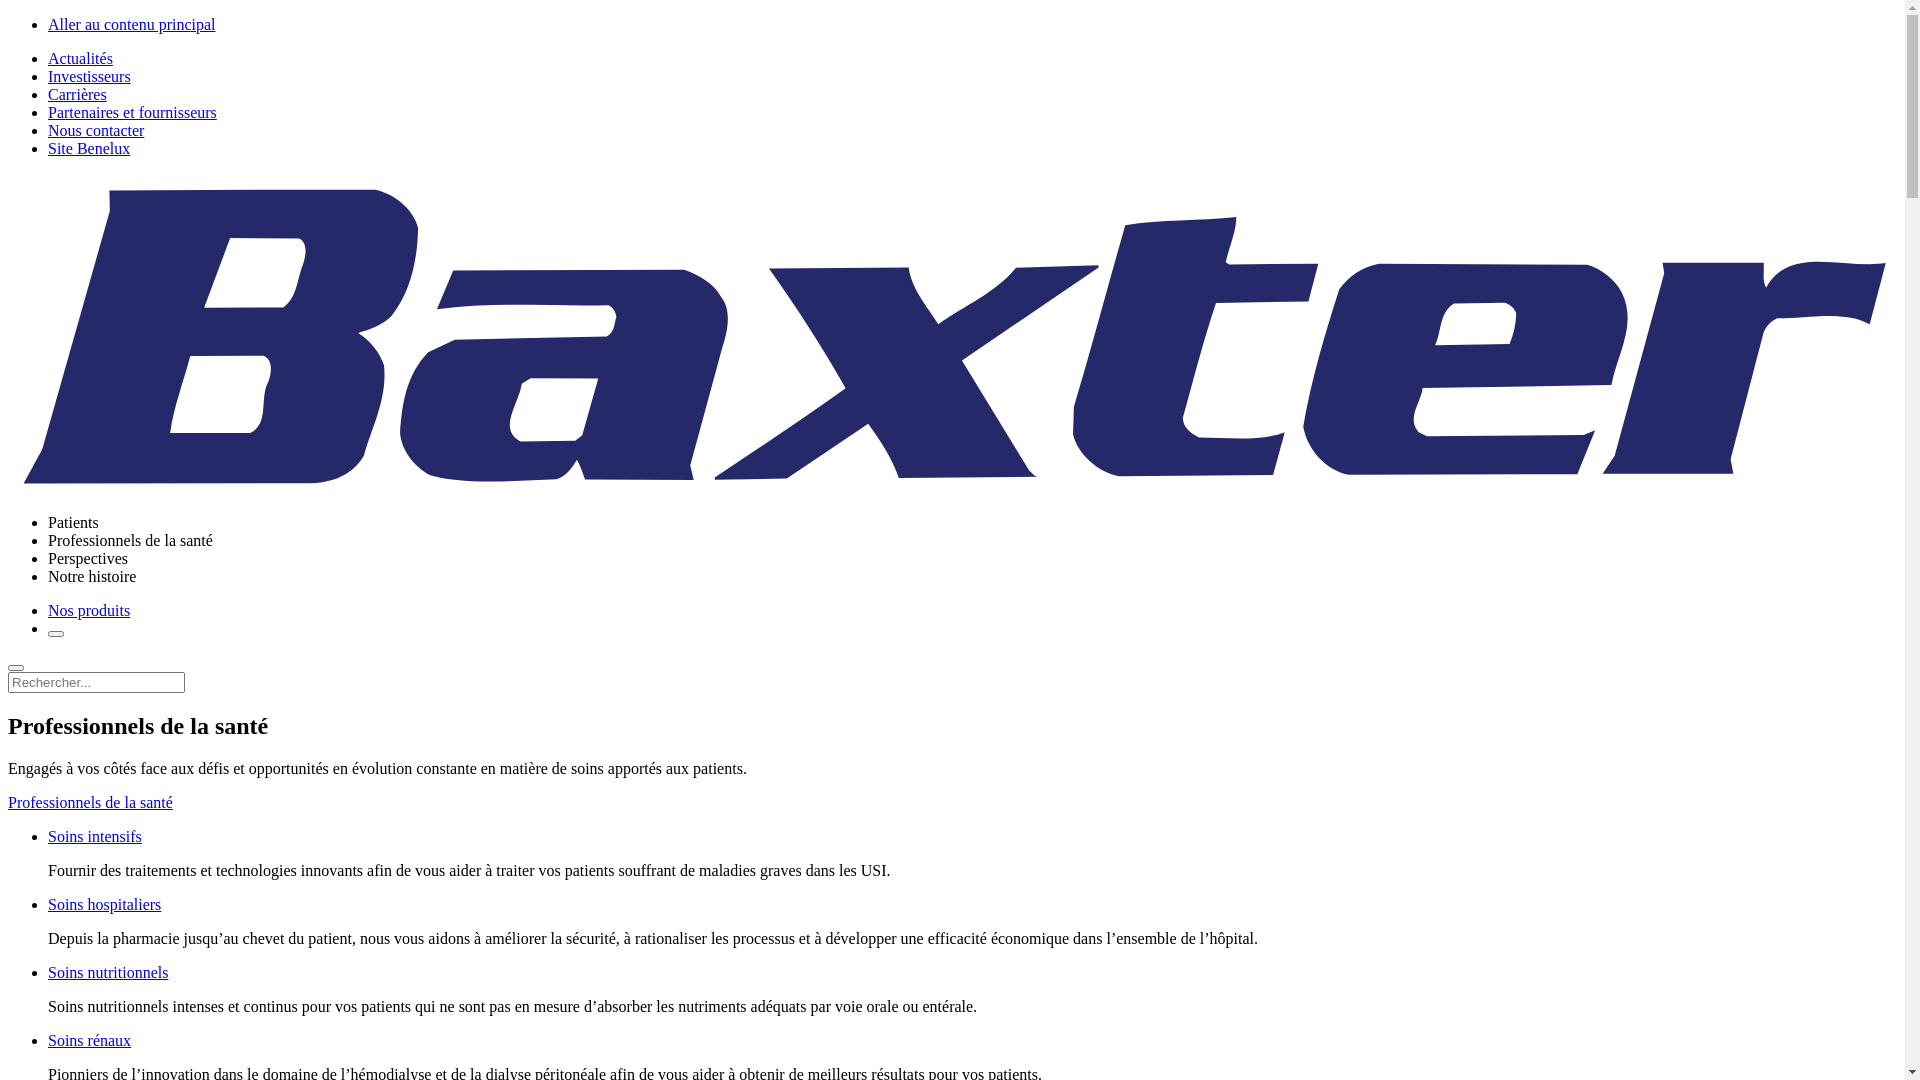 The width and height of the screenshot is (1920, 1080). I want to click on 'Soins hospitaliers', so click(103, 904).